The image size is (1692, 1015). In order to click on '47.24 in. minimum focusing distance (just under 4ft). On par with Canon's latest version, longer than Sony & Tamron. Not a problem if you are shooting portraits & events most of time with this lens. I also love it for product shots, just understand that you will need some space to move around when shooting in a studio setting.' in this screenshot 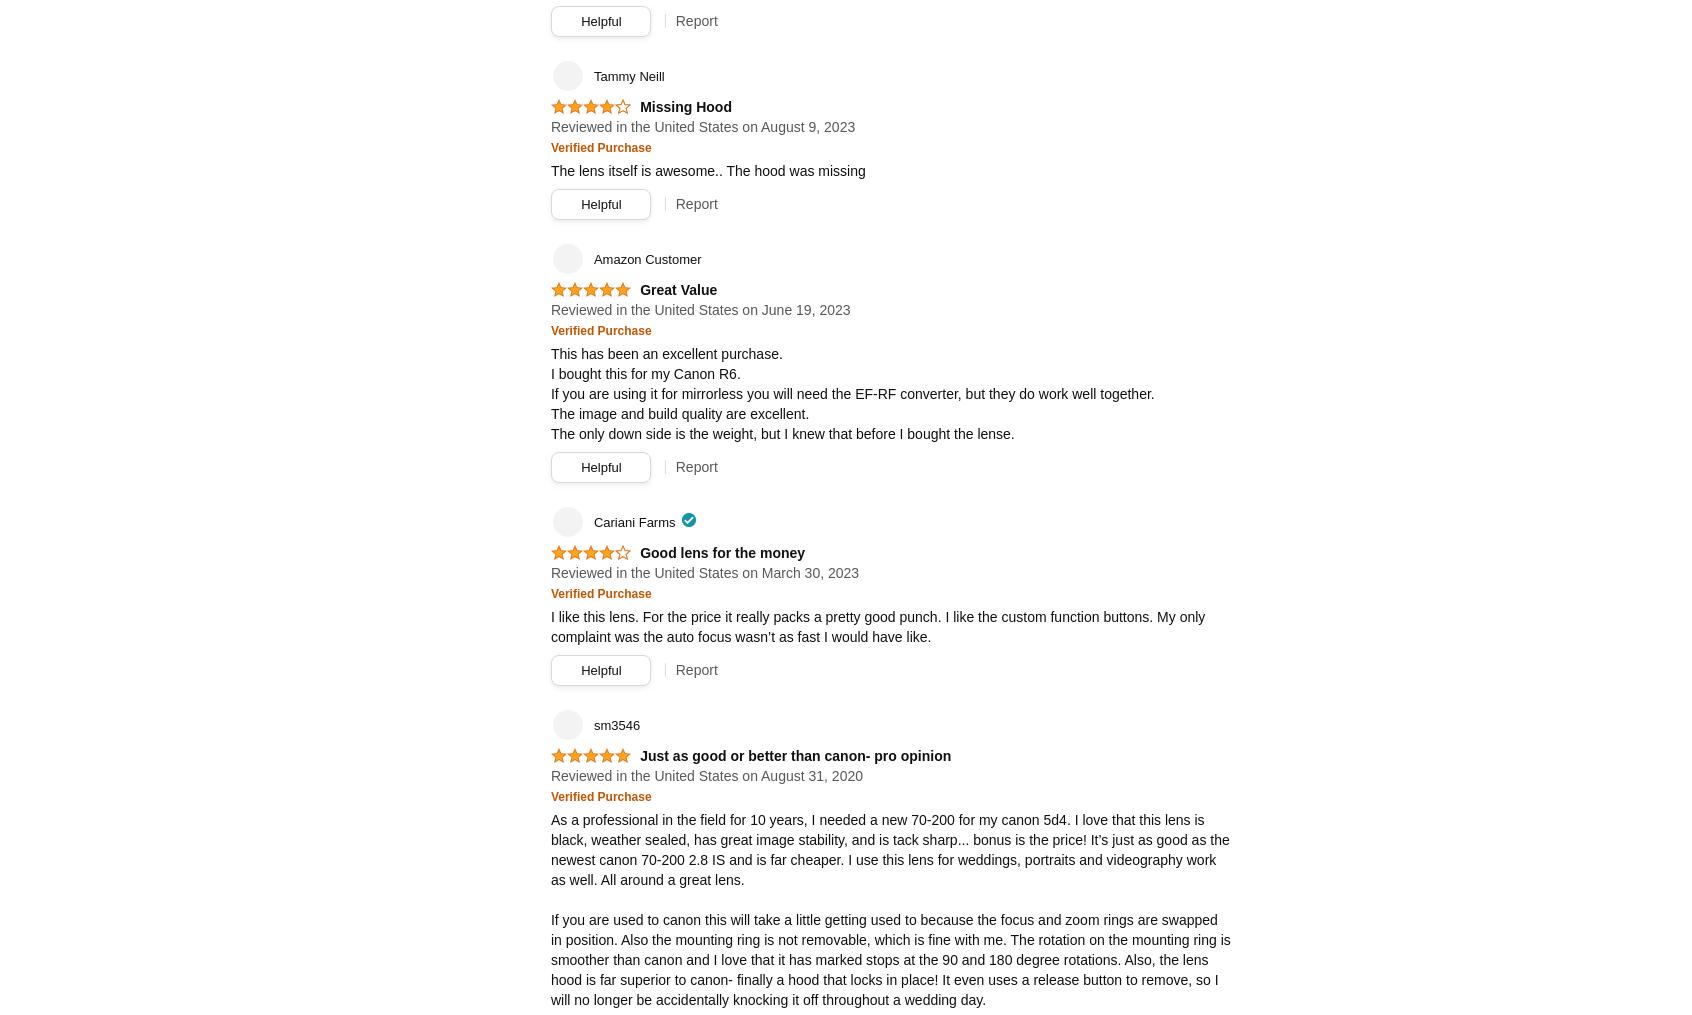, I will do `click(883, 122)`.